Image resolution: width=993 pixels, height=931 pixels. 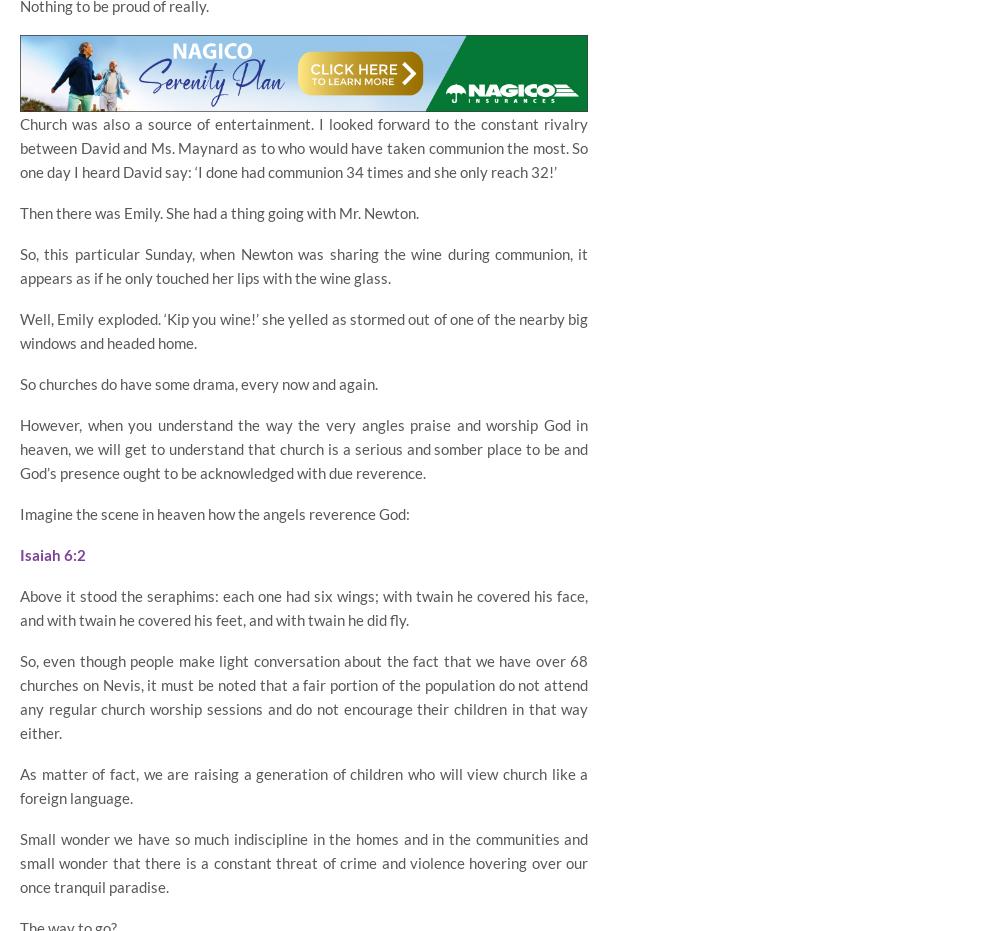 What do you see at coordinates (18, 329) in the screenshot?
I see `'Well, Emily exploded. ‘Kip you wine!’ she yelled as stormed out of one of the nearby big windows and headed home.'` at bounding box center [18, 329].